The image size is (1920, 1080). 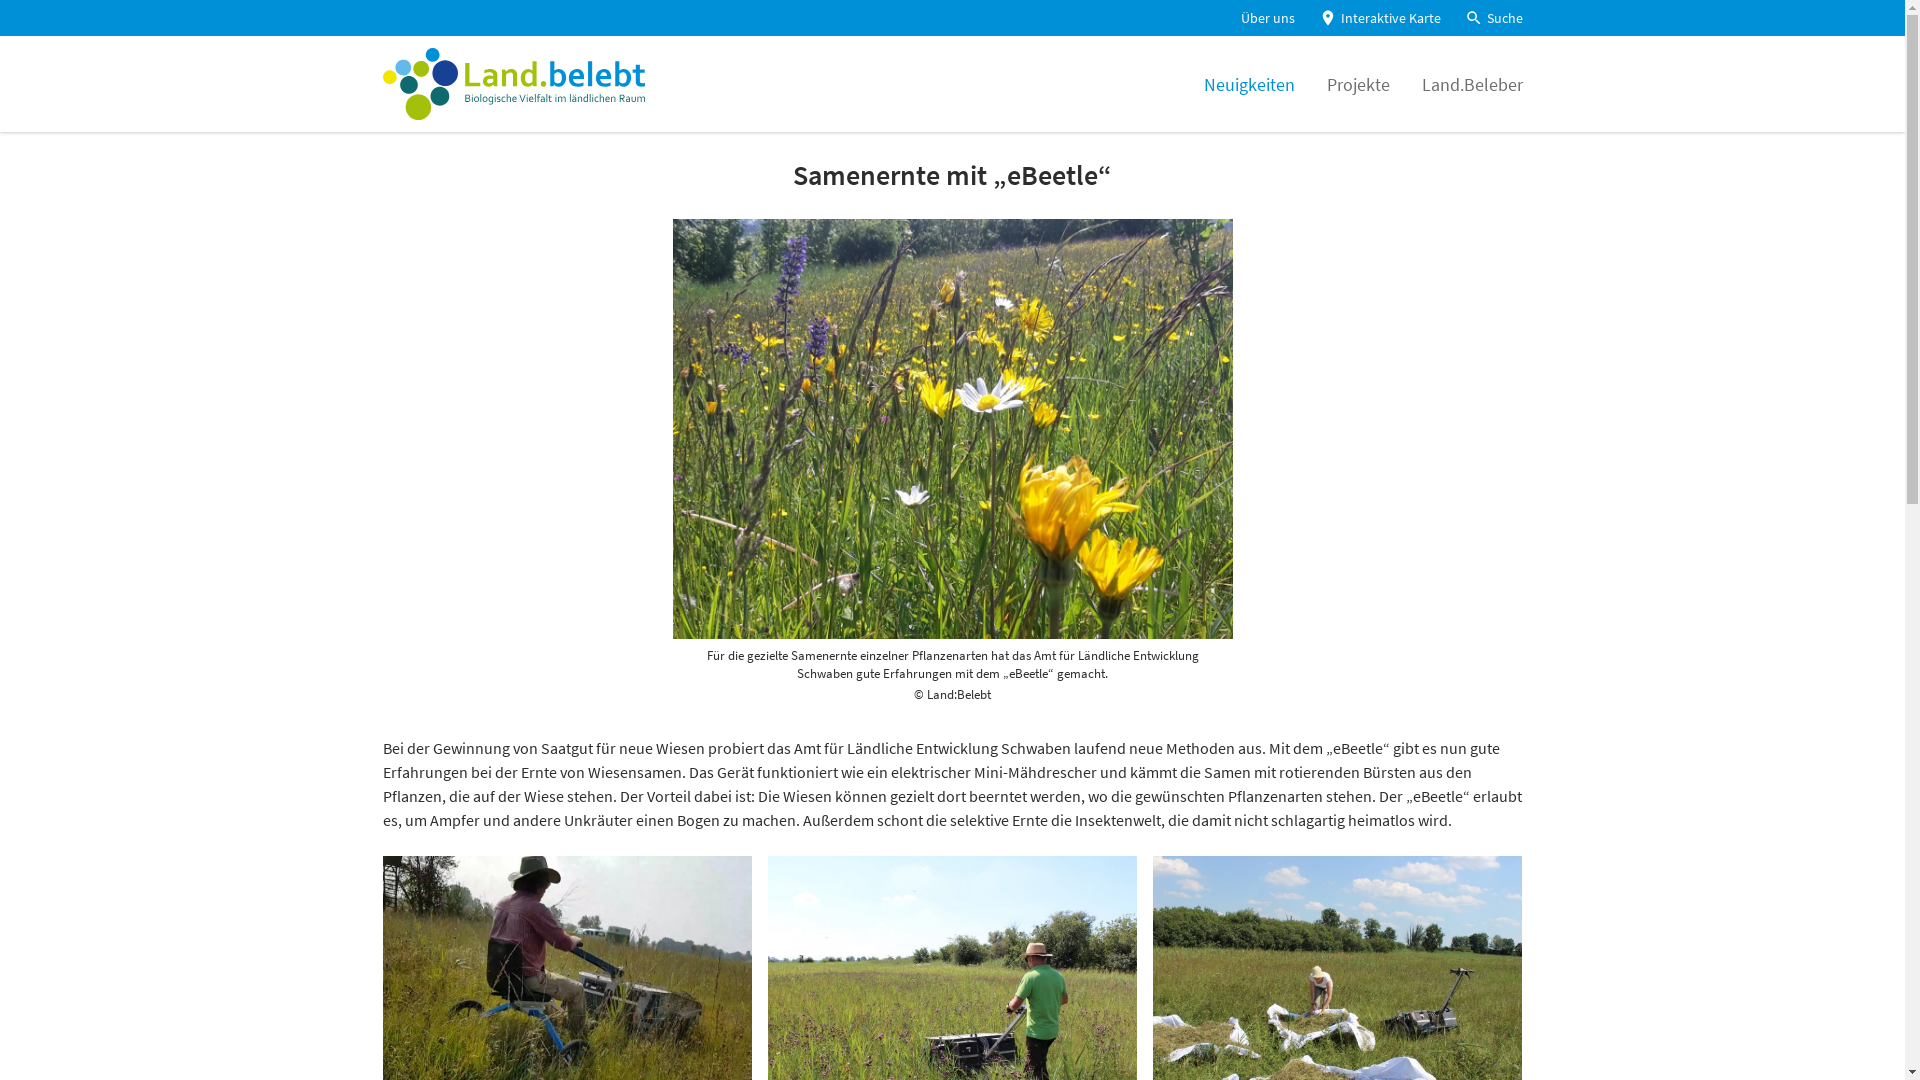 What do you see at coordinates (1325, 82) in the screenshot?
I see `'Projekte'` at bounding box center [1325, 82].